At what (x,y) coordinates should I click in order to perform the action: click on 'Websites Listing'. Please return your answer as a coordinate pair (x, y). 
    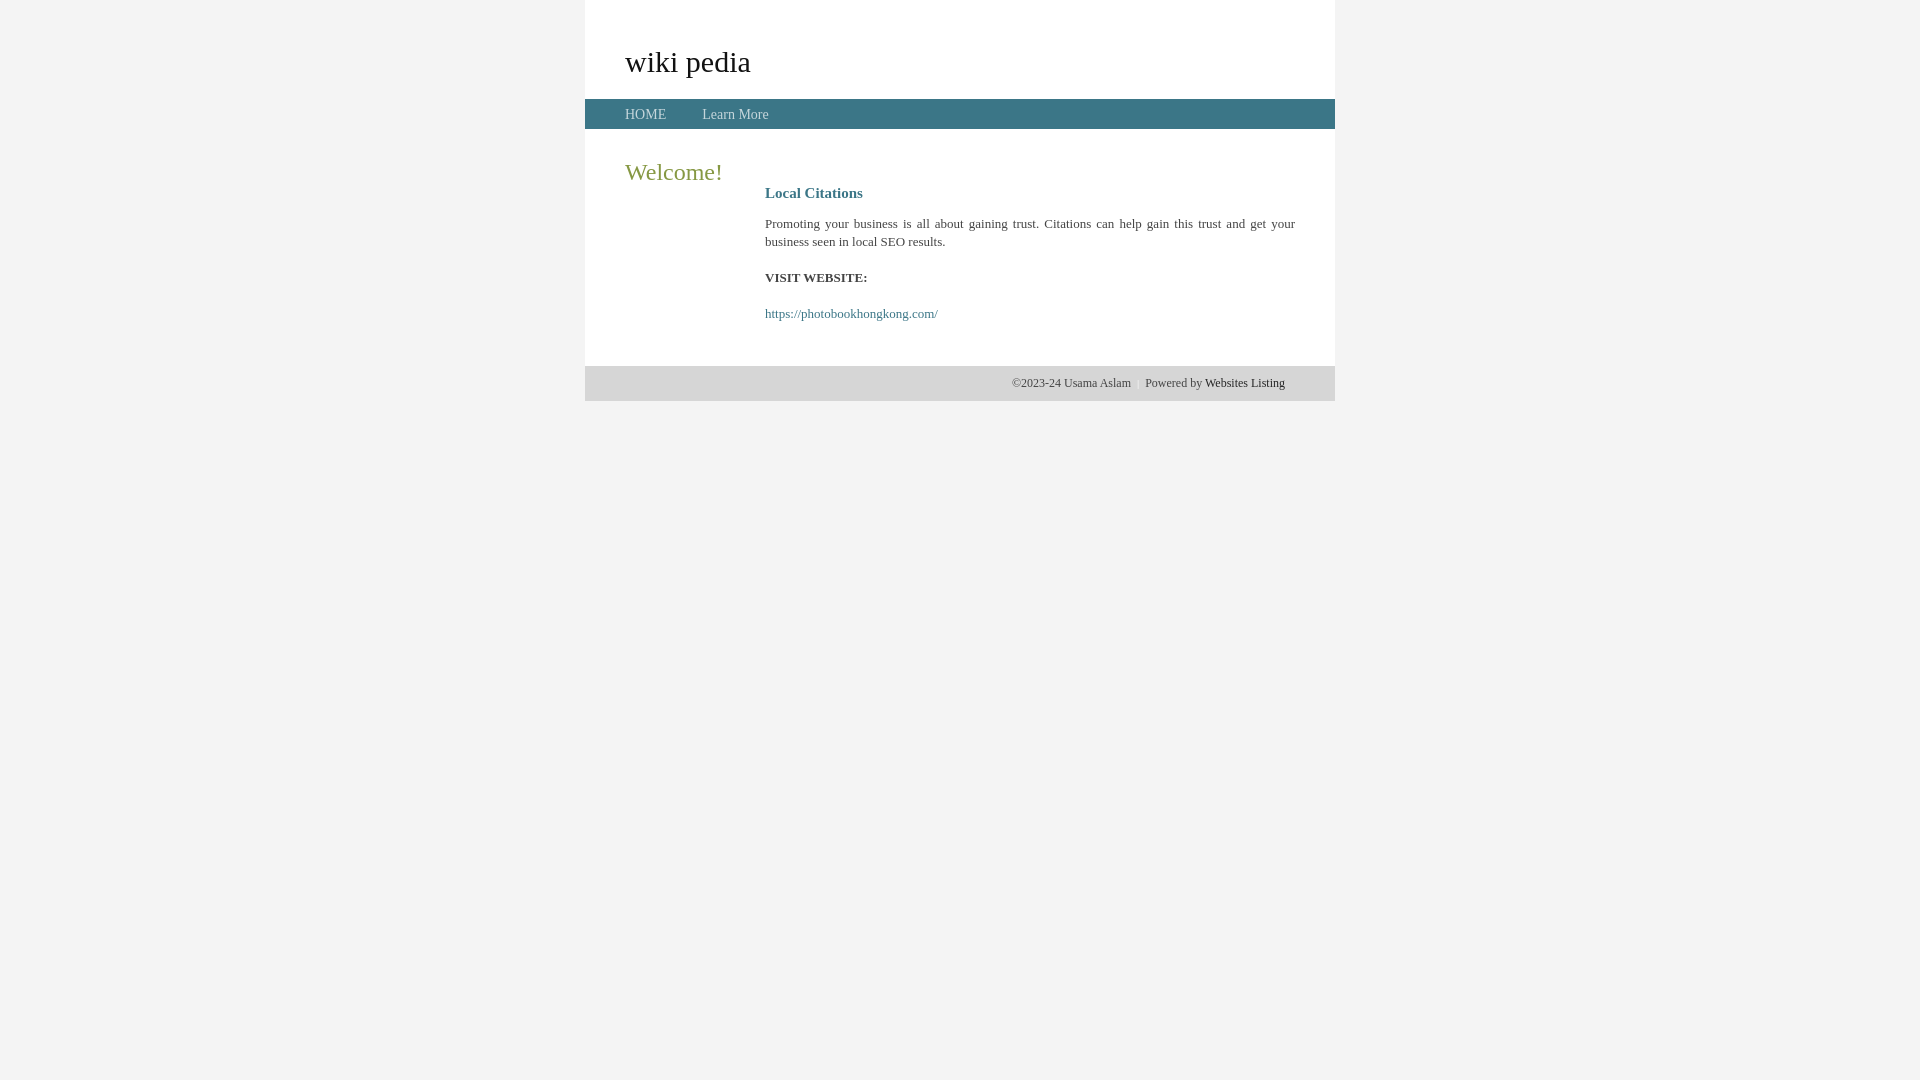
    Looking at the image, I should click on (1243, 382).